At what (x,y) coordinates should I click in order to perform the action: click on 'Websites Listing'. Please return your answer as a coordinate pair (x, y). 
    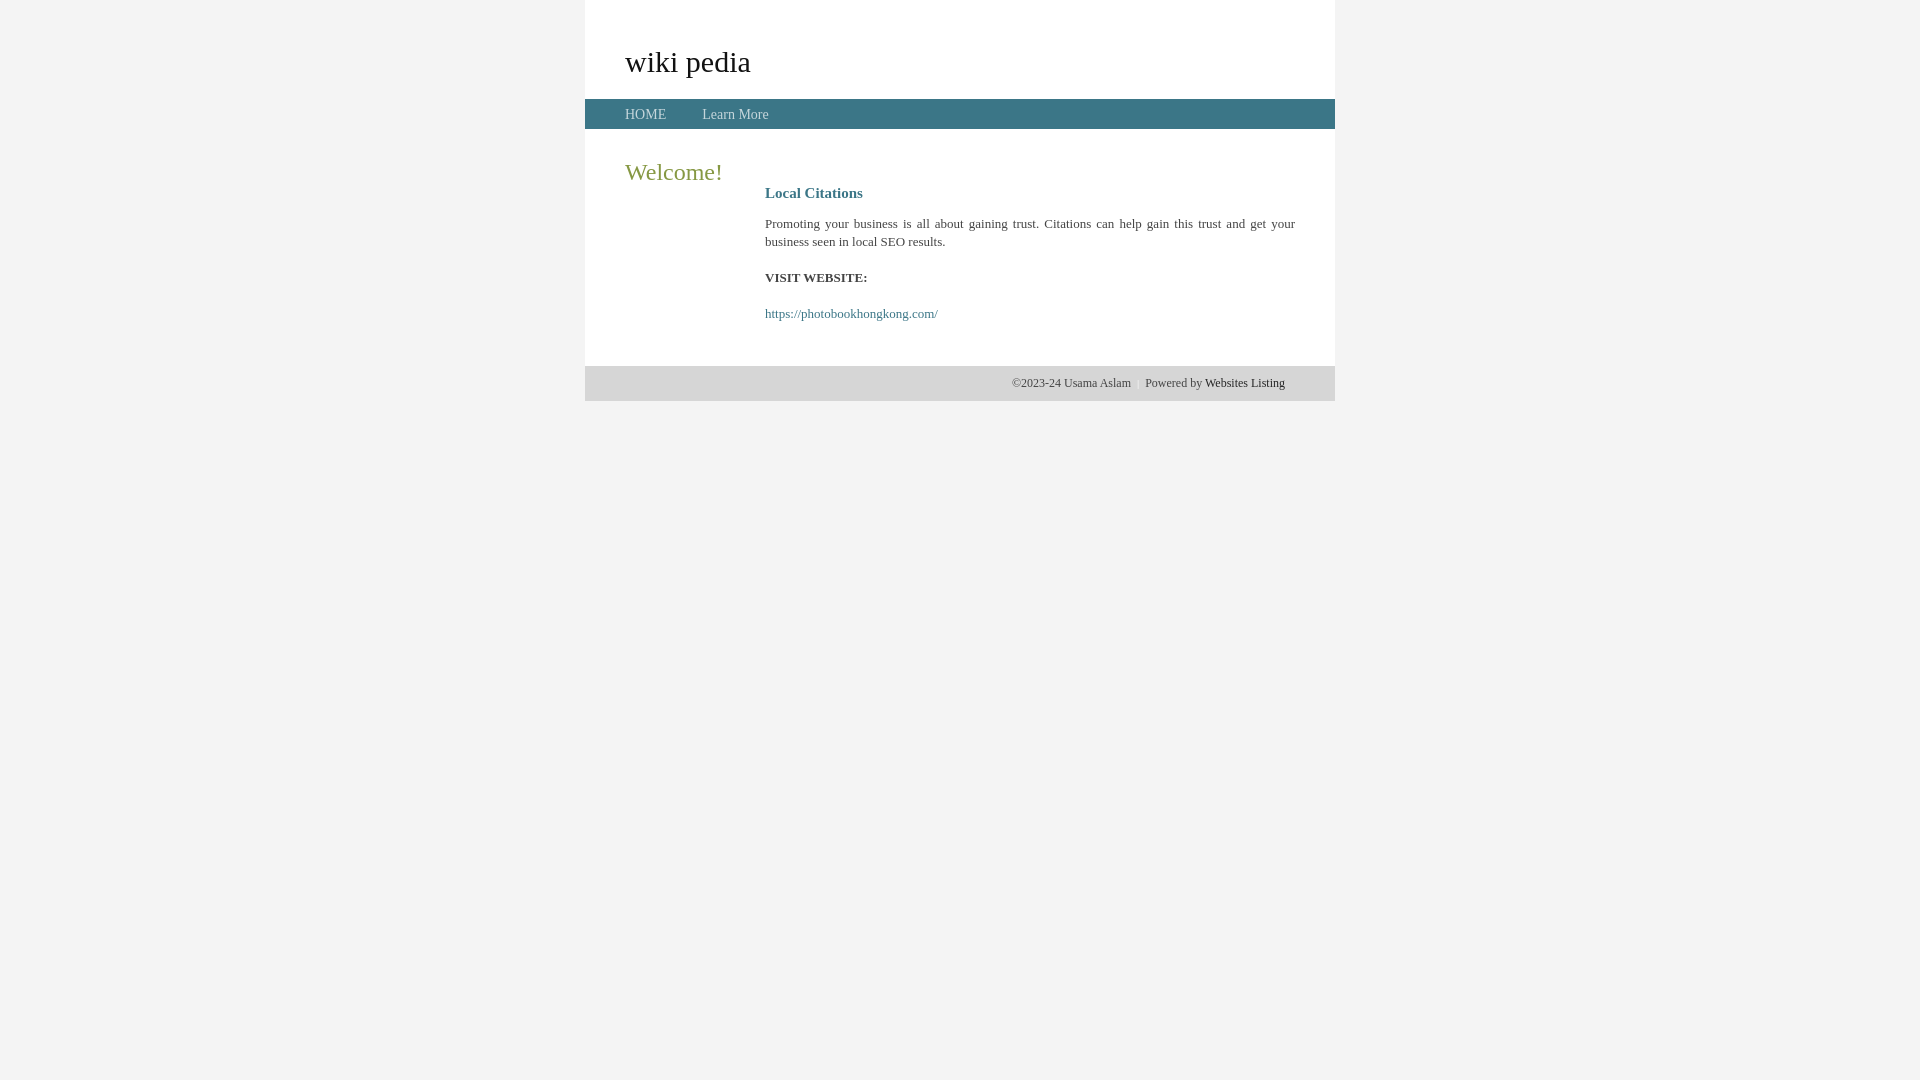
    Looking at the image, I should click on (1243, 382).